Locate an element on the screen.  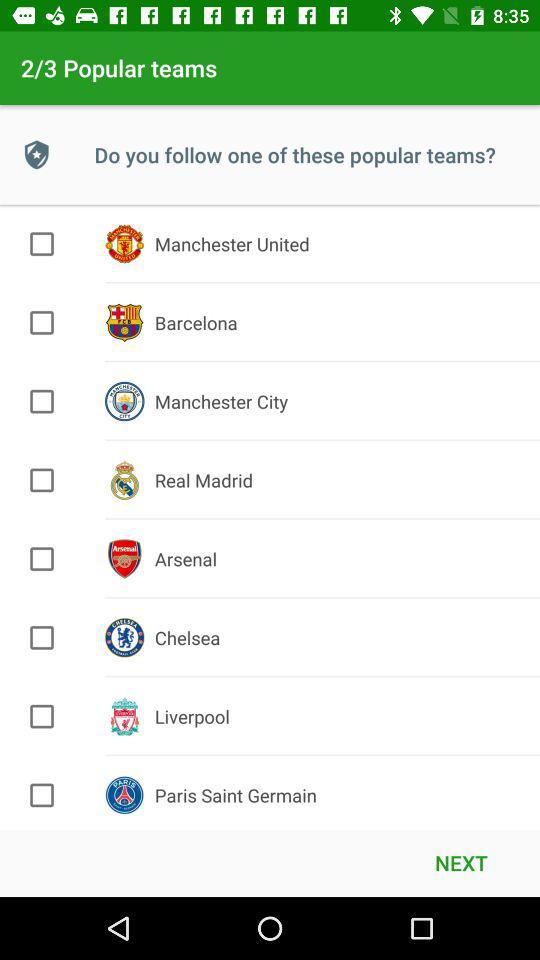
tick the item is located at coordinates (42, 480).